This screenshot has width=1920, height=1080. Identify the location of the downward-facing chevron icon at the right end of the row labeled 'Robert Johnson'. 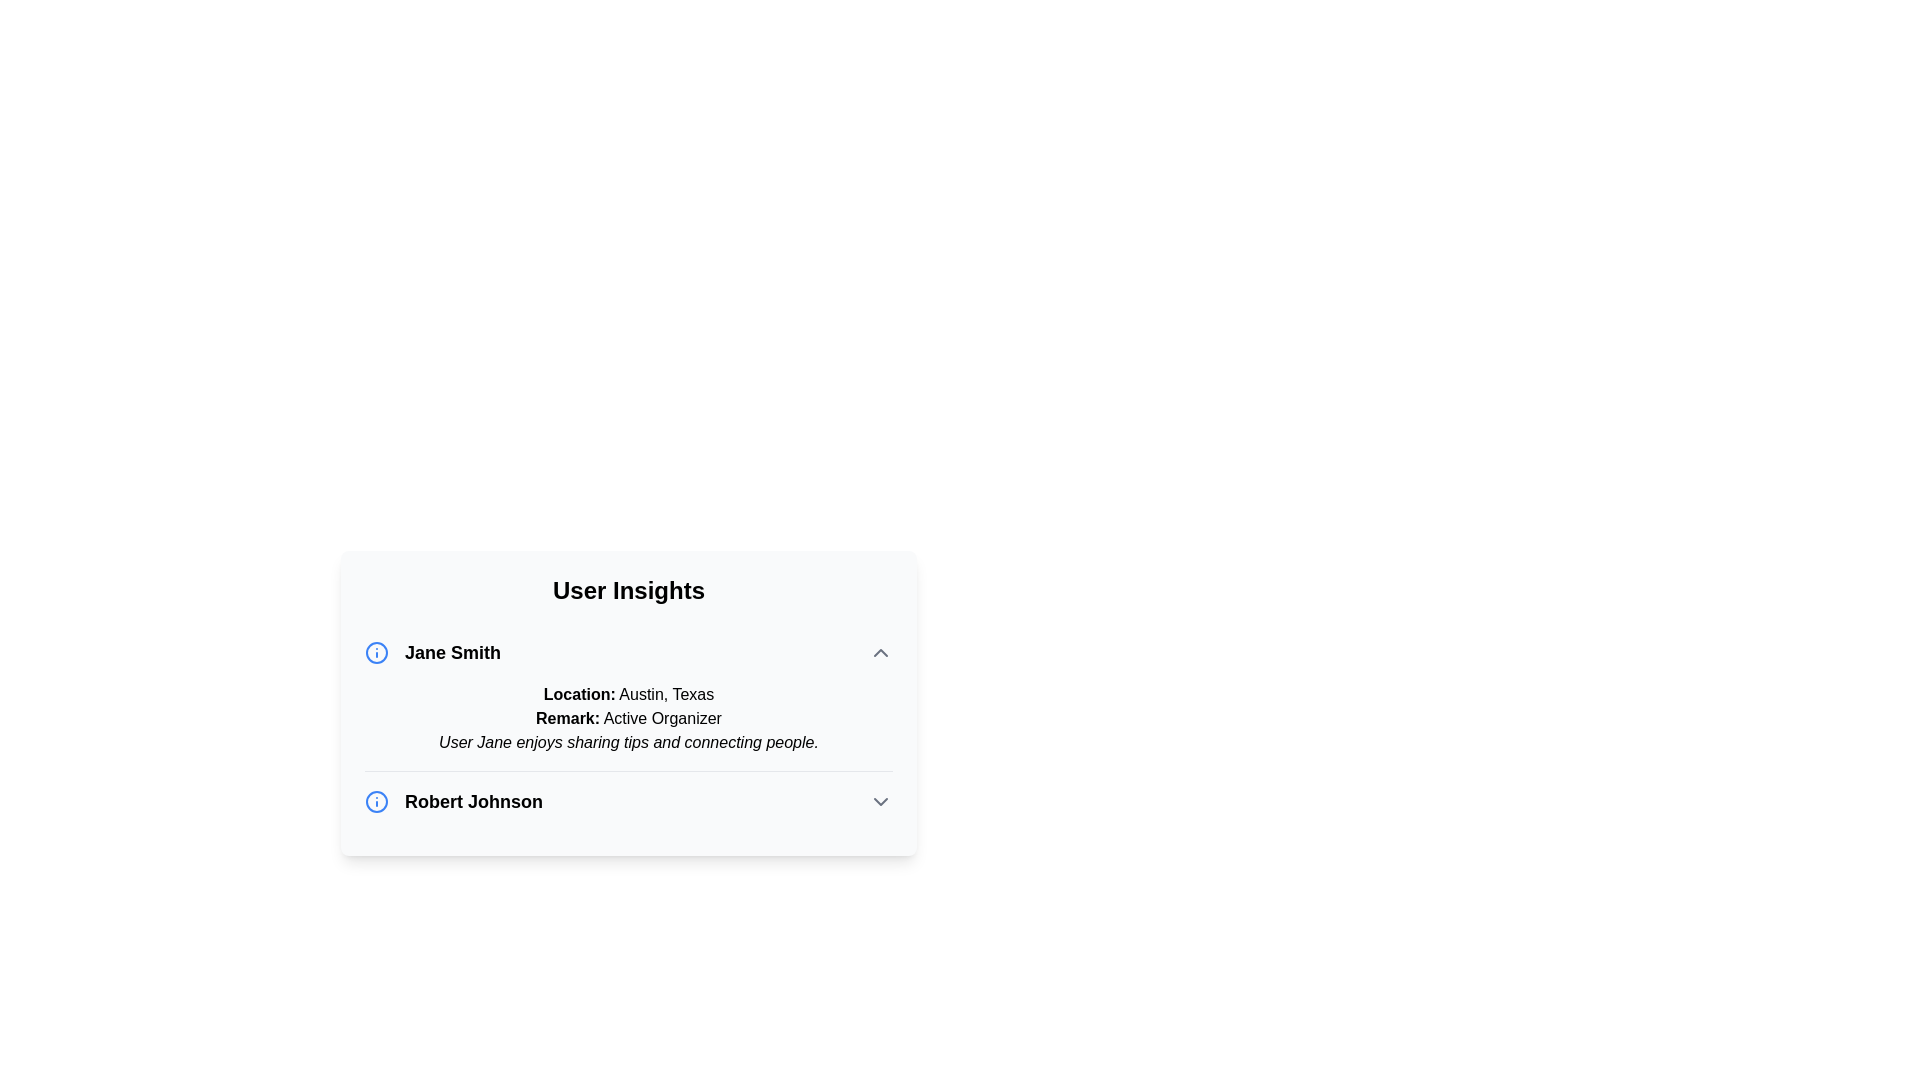
(880, 801).